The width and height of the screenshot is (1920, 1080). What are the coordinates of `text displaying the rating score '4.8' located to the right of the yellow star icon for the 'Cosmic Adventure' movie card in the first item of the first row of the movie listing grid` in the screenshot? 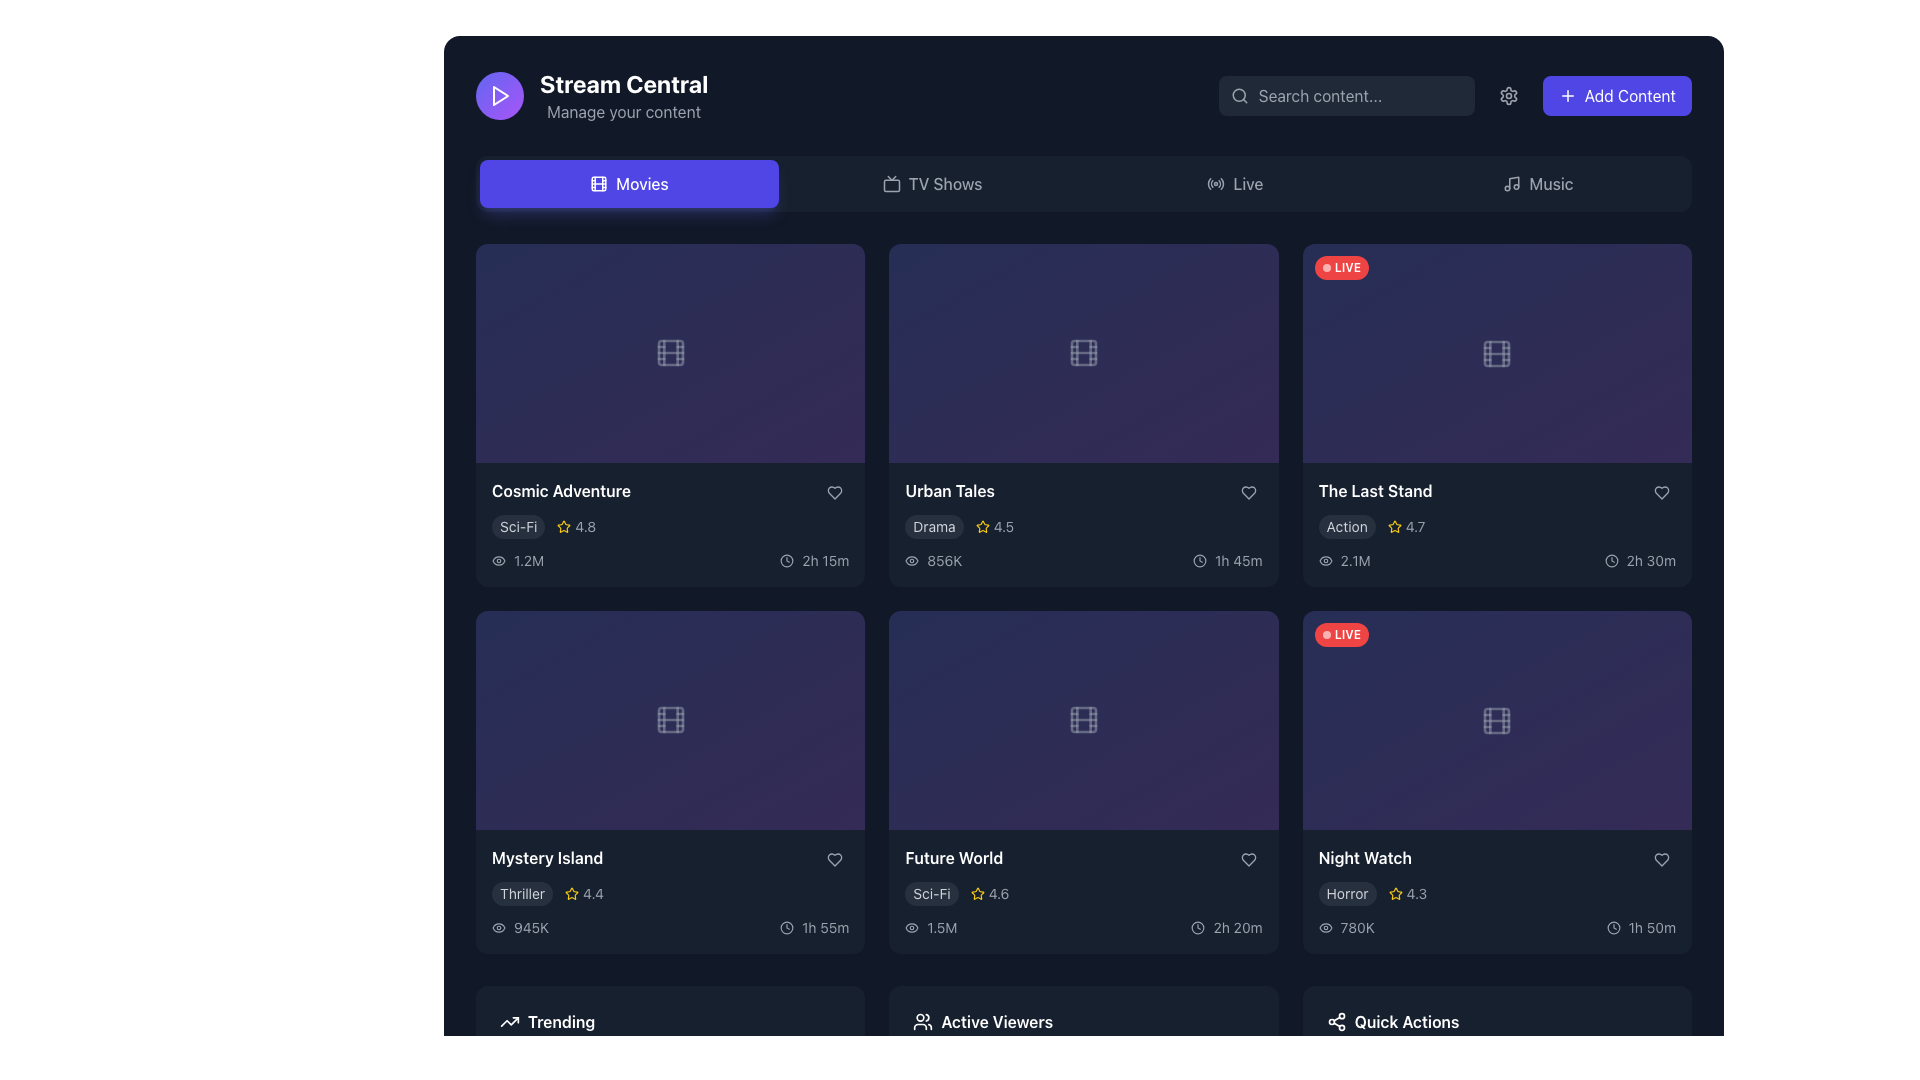 It's located at (584, 525).